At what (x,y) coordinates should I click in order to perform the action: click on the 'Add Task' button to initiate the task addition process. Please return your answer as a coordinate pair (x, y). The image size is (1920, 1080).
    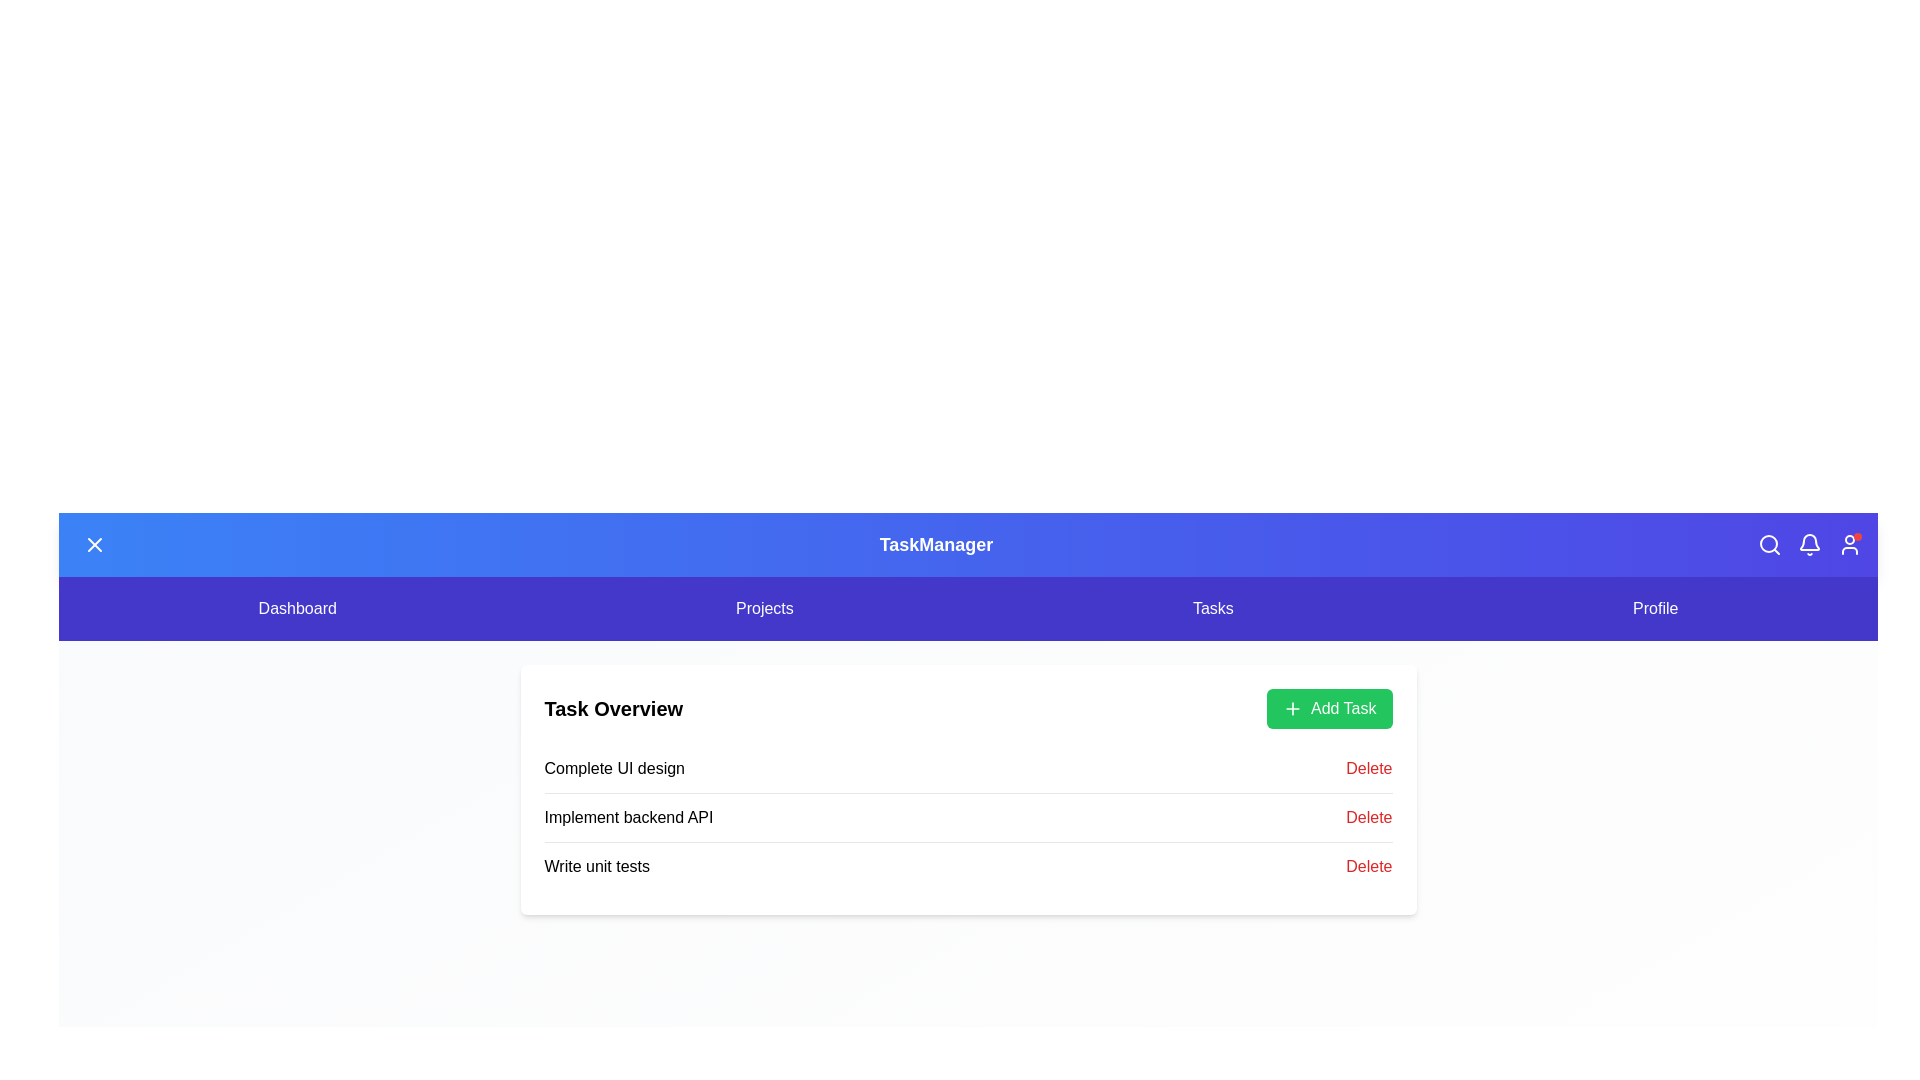
    Looking at the image, I should click on (1329, 708).